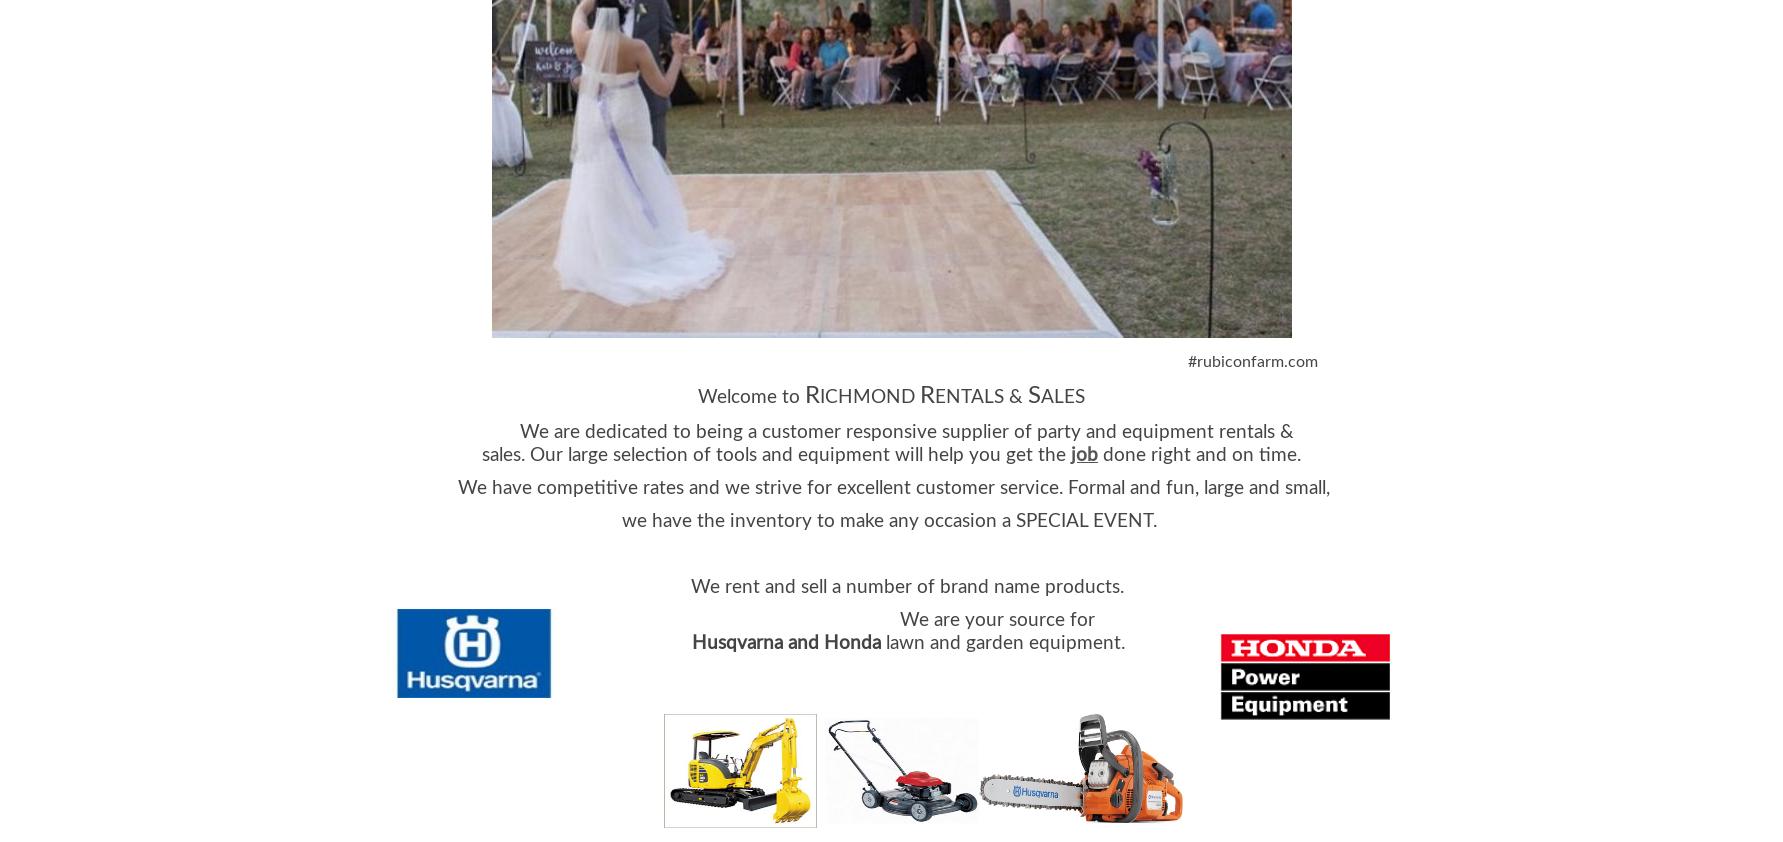 This screenshot has width=1783, height=842. Describe the element at coordinates (458, 486) in the screenshot. I see `'We have competiti'` at that location.